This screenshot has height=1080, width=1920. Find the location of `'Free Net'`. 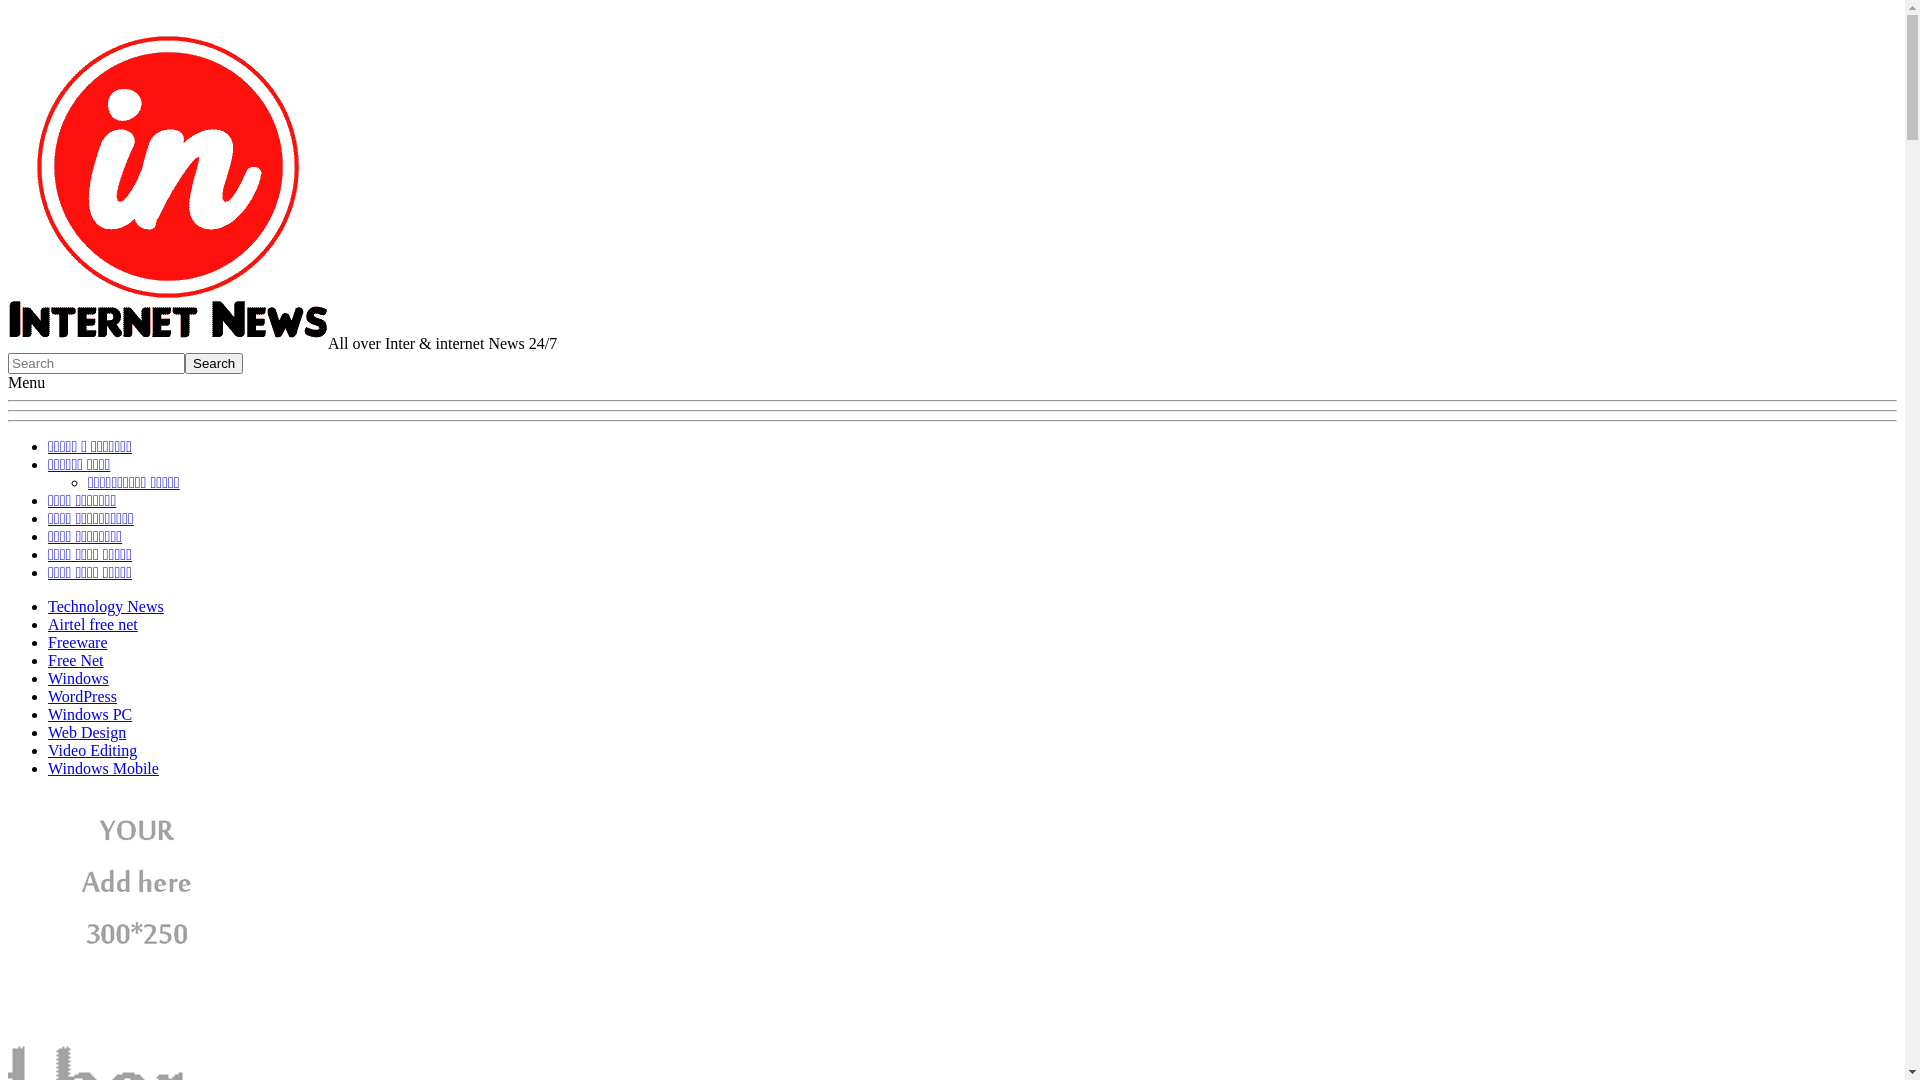

'Free Net' is located at coordinates (76, 660).